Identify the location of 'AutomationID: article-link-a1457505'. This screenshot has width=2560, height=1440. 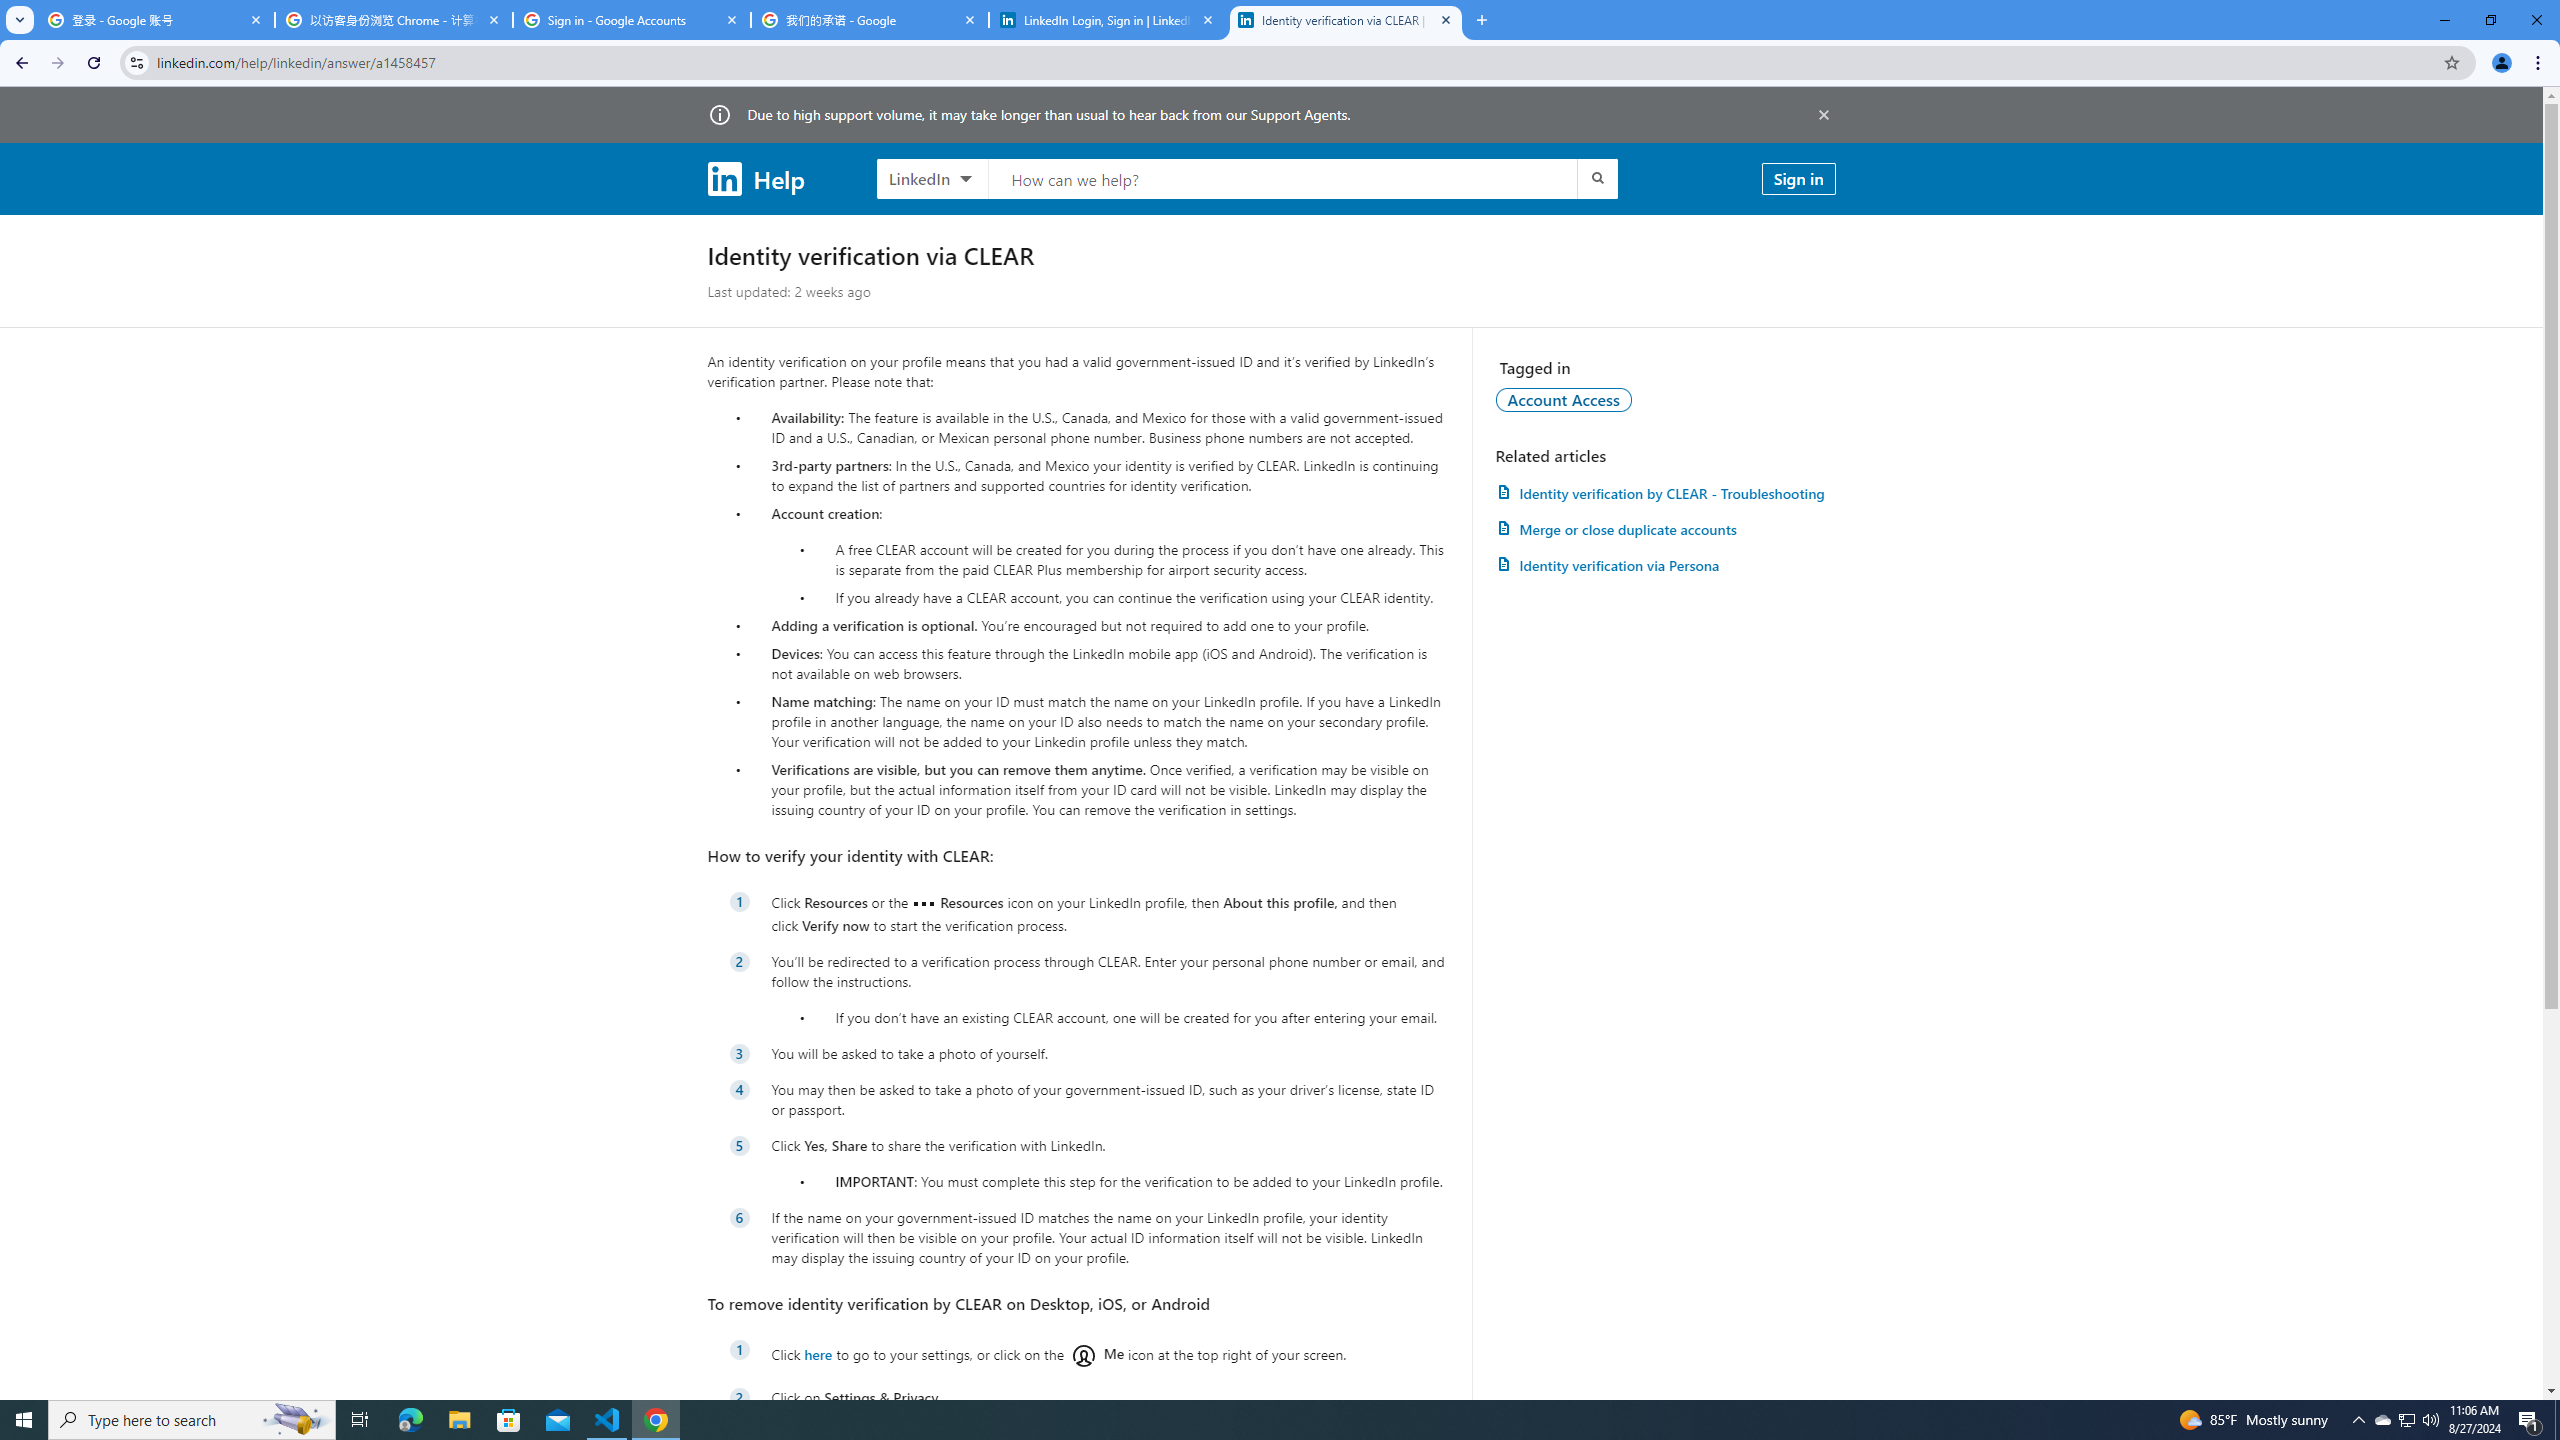
(1664, 493).